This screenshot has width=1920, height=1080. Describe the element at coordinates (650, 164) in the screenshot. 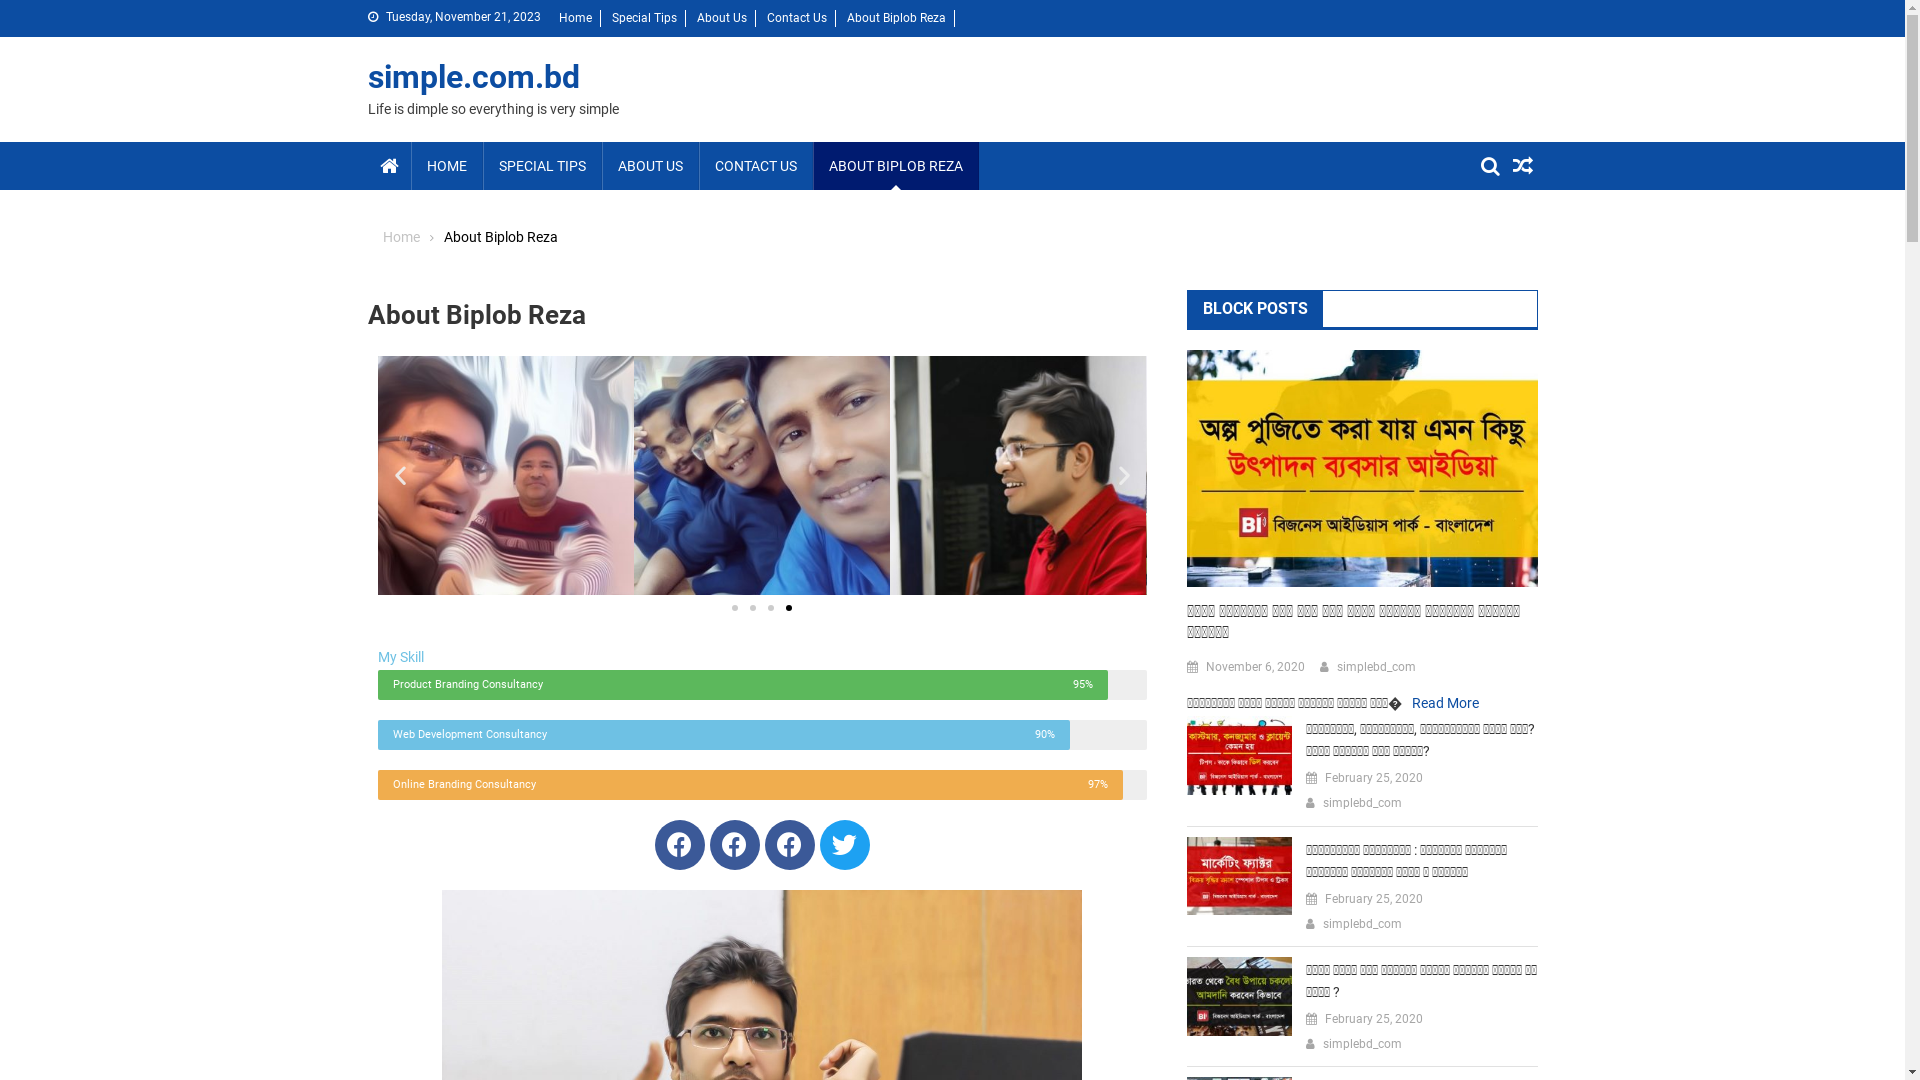

I see `'ABOUT US'` at that location.